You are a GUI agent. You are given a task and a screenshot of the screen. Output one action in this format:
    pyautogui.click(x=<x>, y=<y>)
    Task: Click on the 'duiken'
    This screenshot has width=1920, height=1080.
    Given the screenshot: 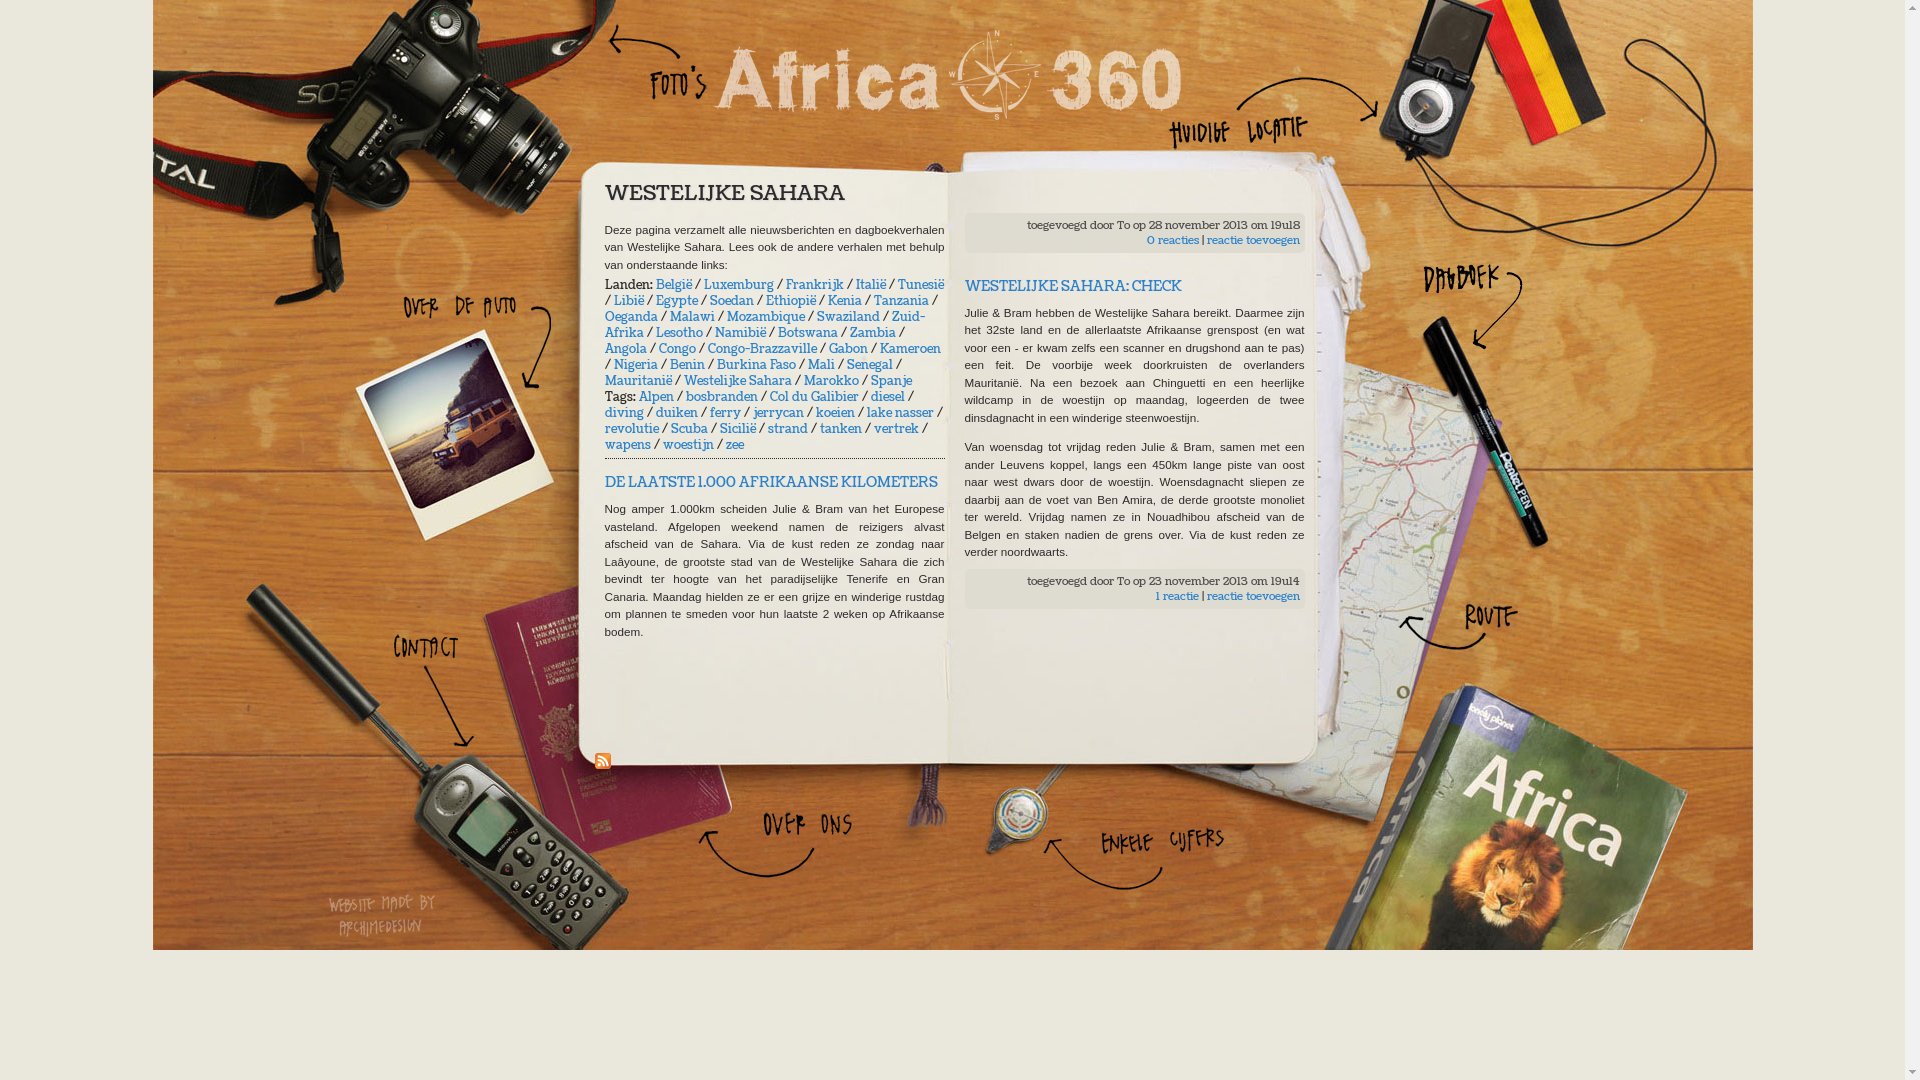 What is the action you would take?
    pyautogui.click(x=676, y=411)
    